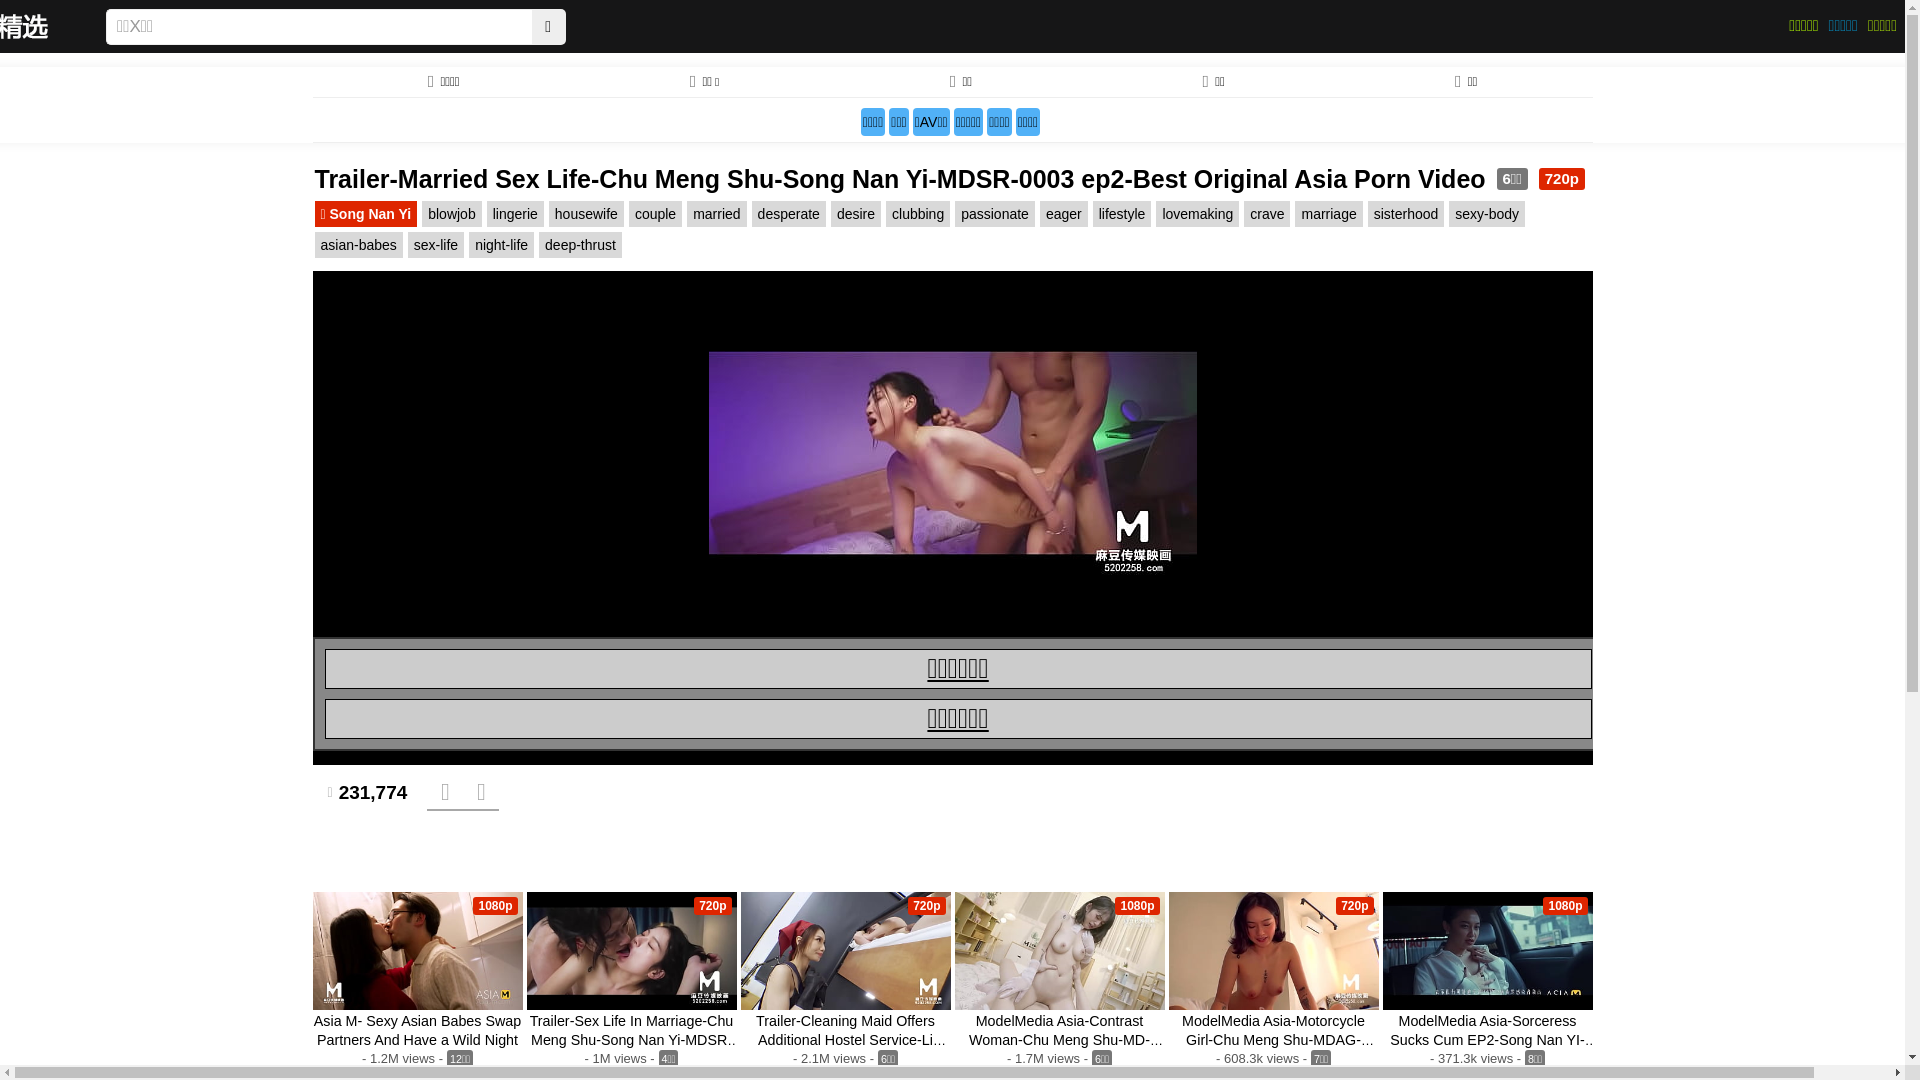 The height and width of the screenshot is (1080, 1920). I want to click on 'Song Nan Yi', so click(312, 213).